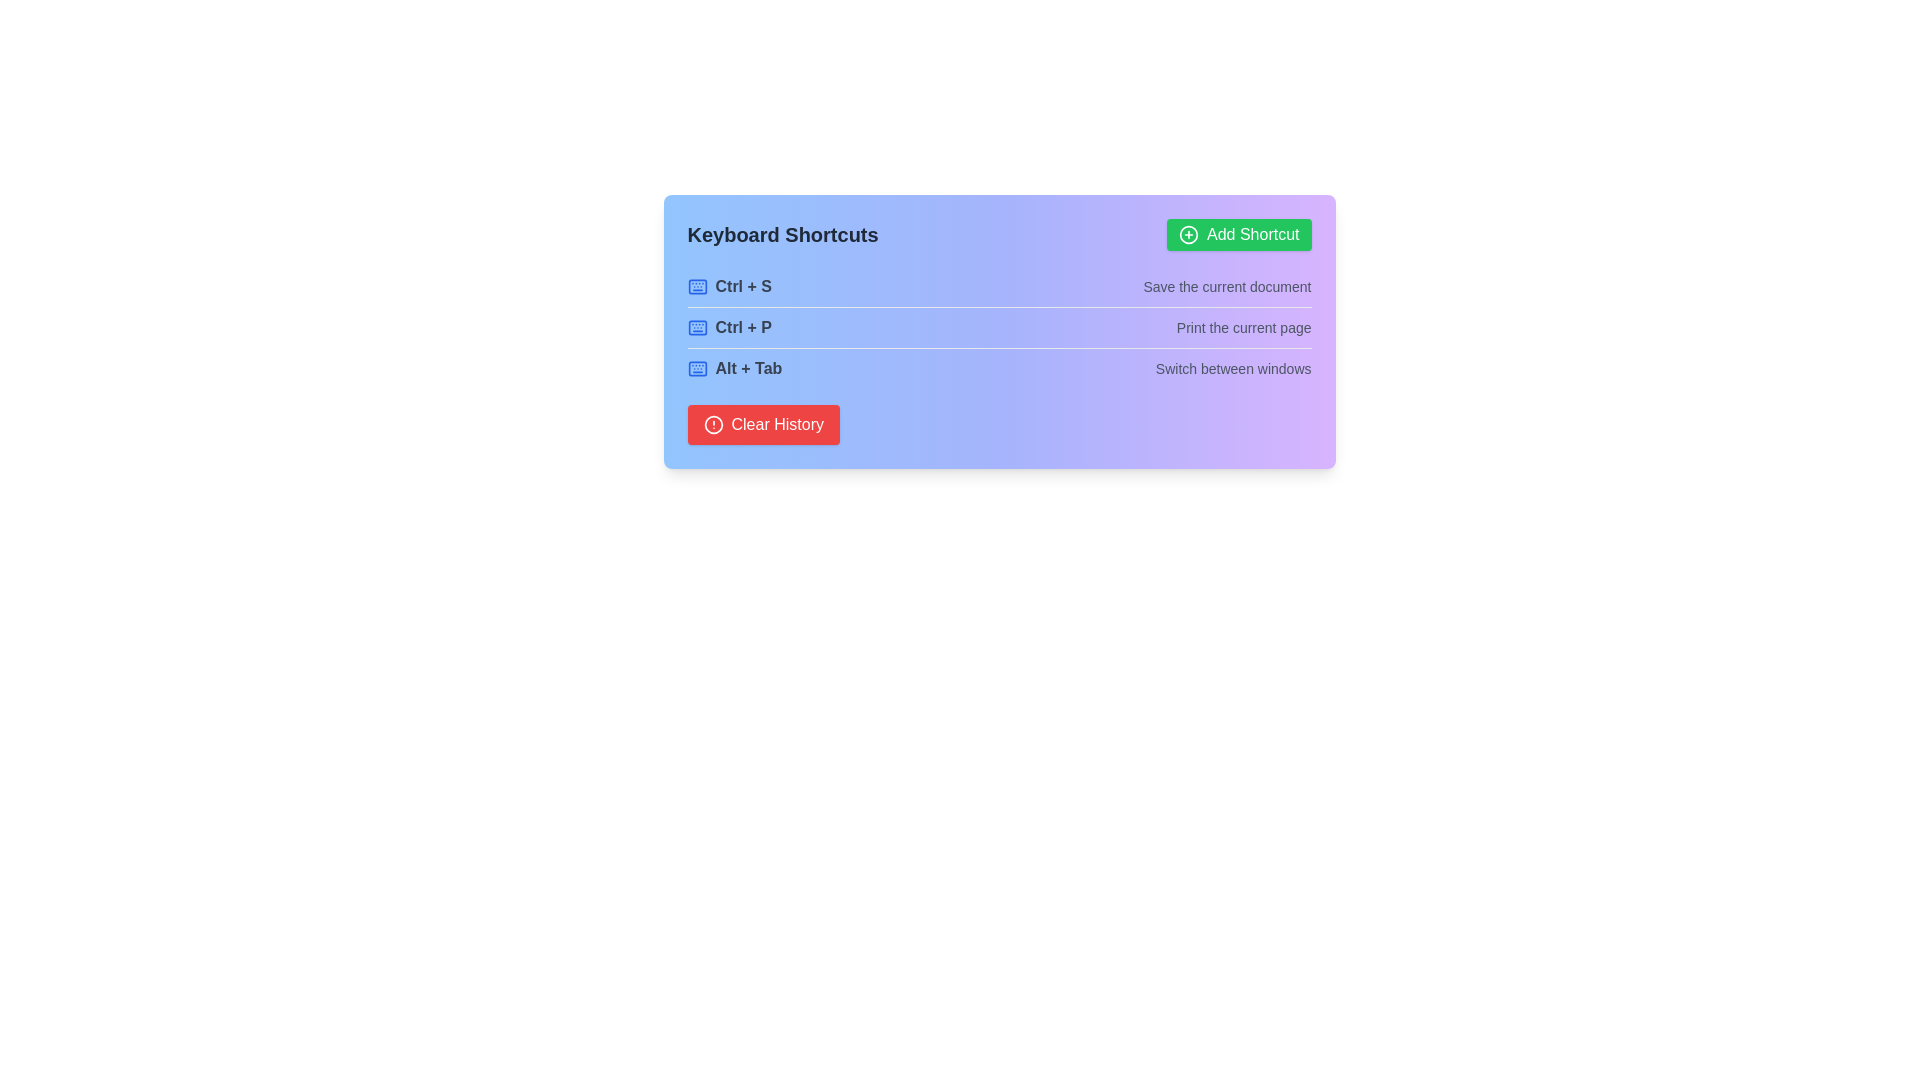  Describe the element at coordinates (728, 286) in the screenshot. I see `the Label with icon that displays the keyboard shortcut 'Ctrl + S' for the save action, located in the top-left corner of the panel listing keyboard shortcuts` at that location.